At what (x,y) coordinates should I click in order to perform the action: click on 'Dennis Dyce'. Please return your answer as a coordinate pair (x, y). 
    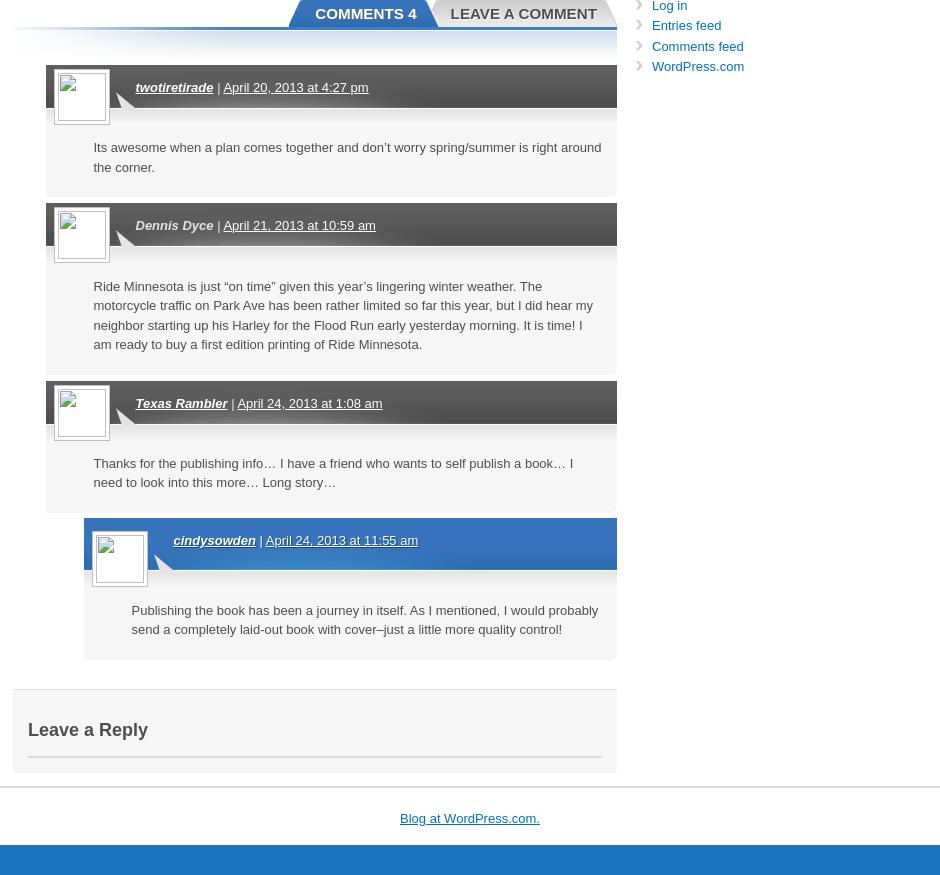
    Looking at the image, I should click on (173, 225).